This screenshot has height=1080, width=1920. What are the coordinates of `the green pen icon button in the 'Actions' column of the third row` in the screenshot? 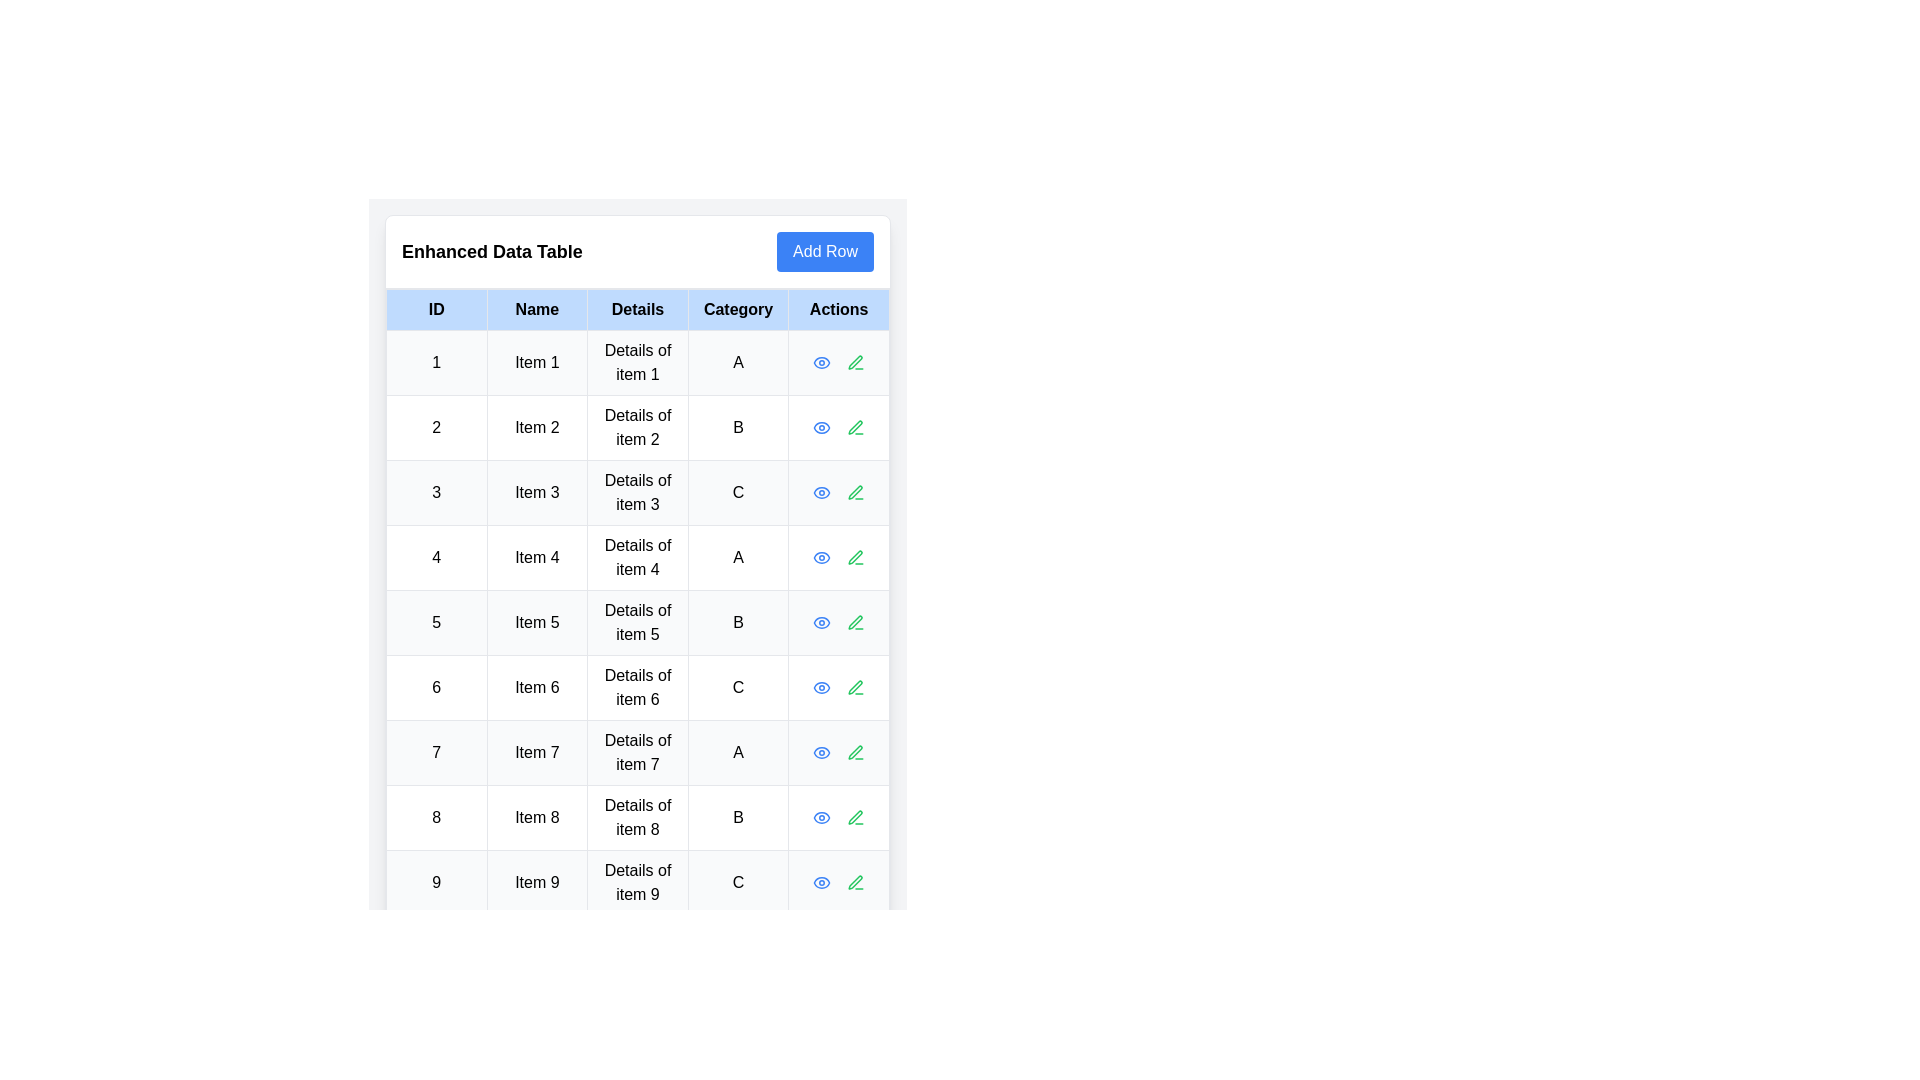 It's located at (856, 493).